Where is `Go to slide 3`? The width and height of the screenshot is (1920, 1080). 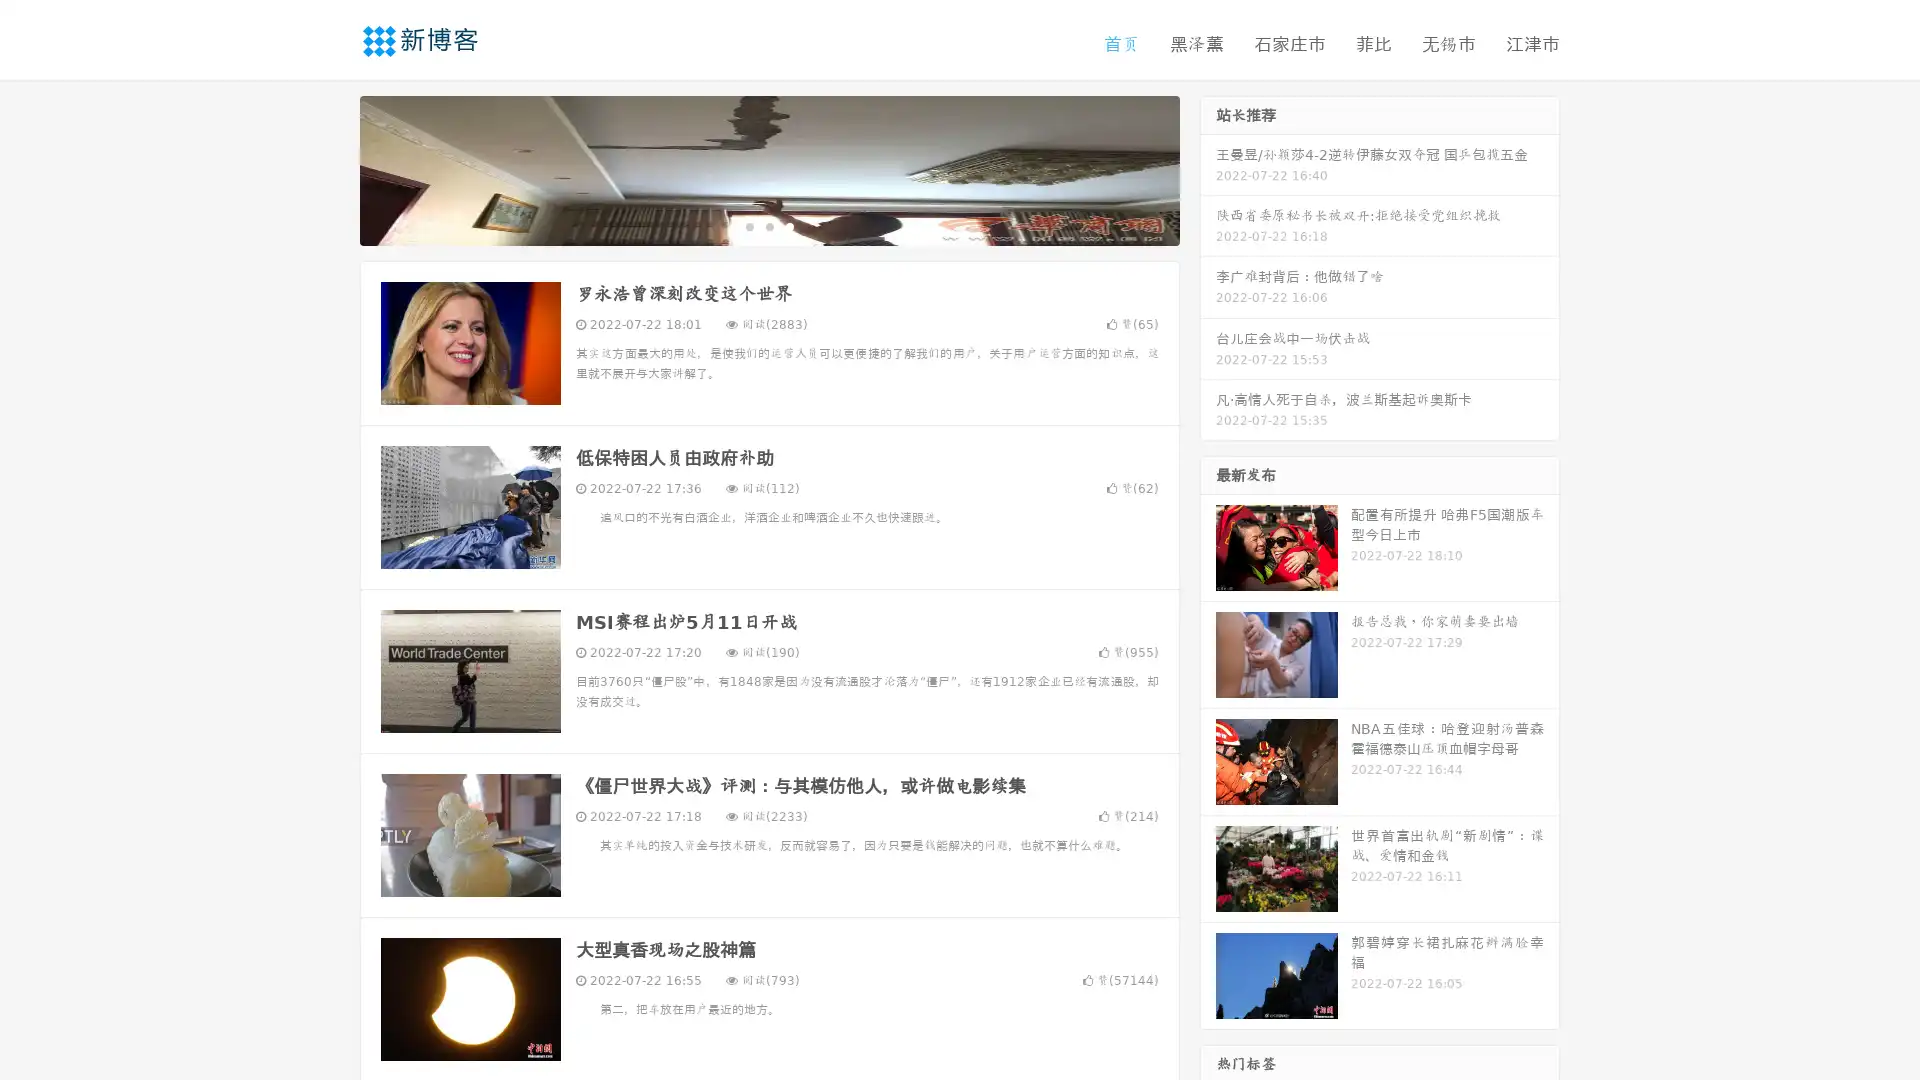
Go to slide 3 is located at coordinates (789, 225).